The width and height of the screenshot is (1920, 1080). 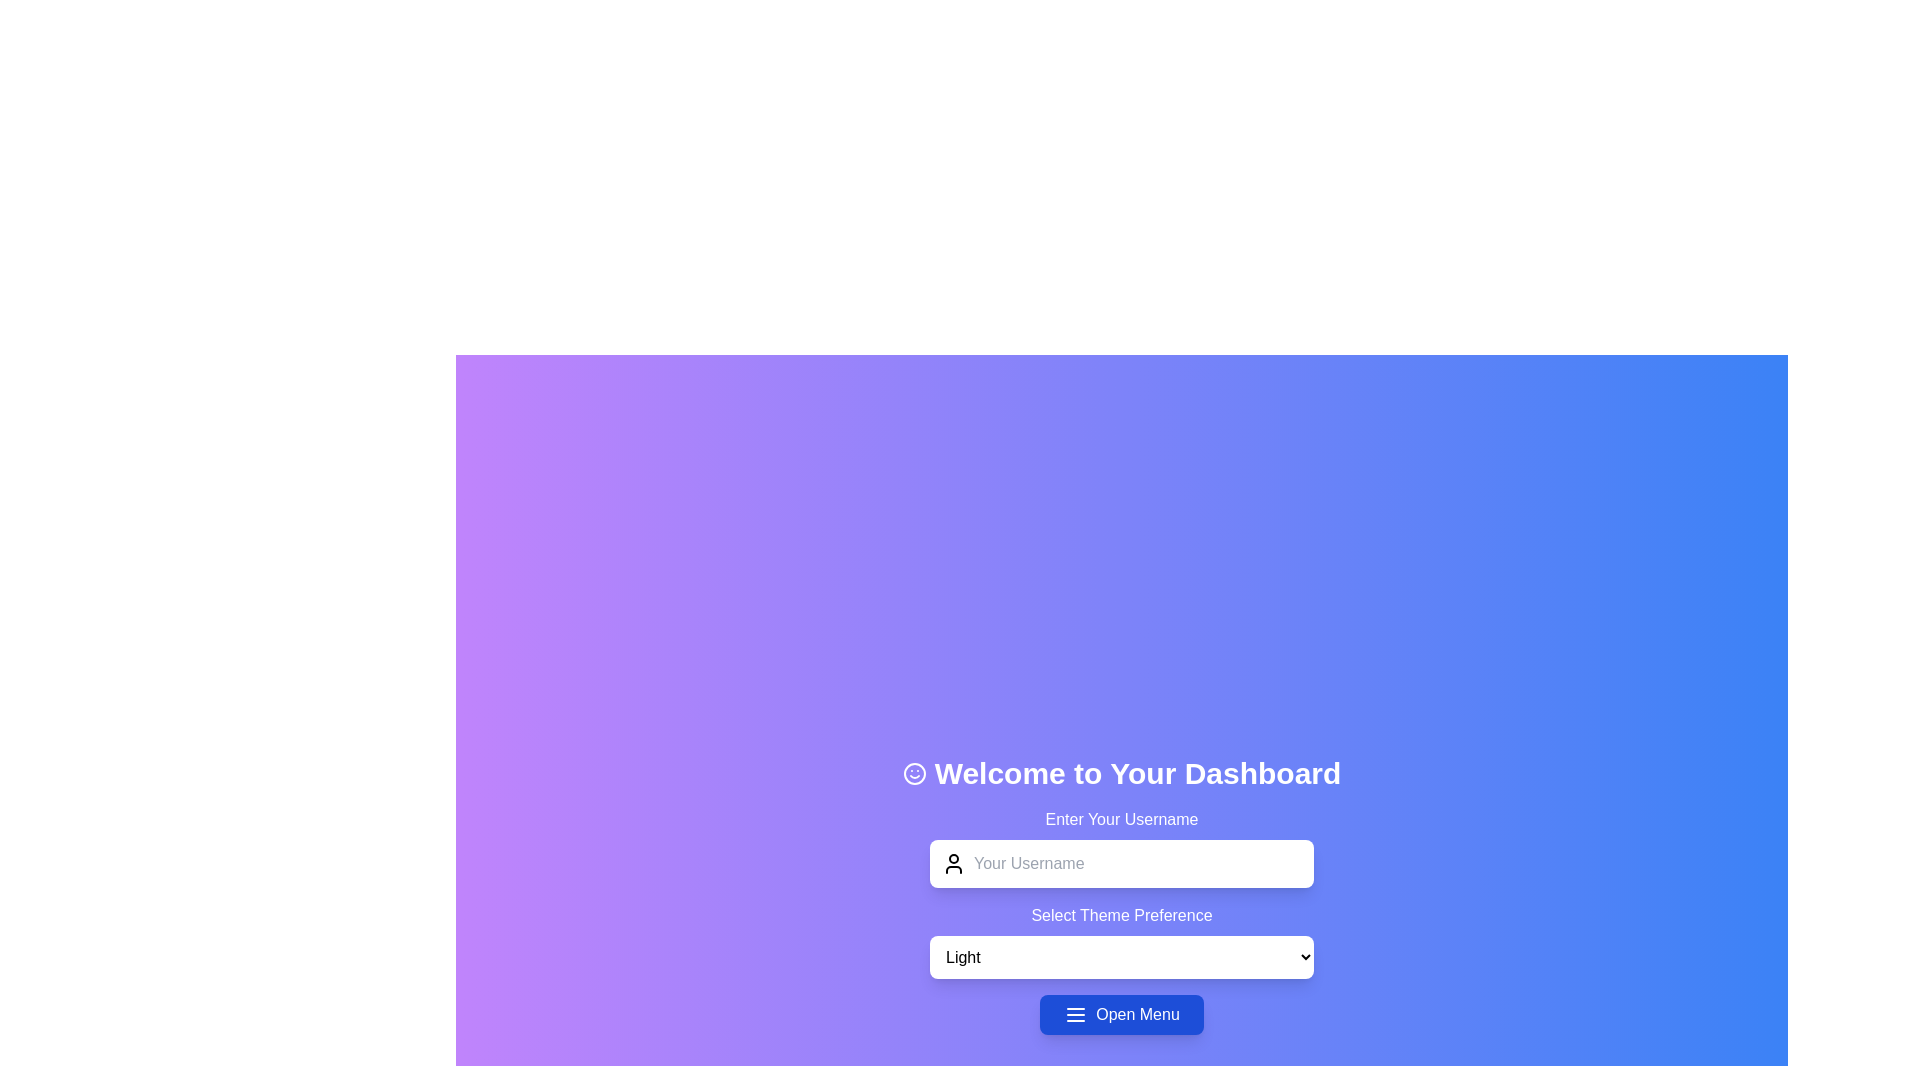 I want to click on the blue gradient button labeled 'Open Menu' with a hamburger menu icon, so click(x=1122, y=1014).